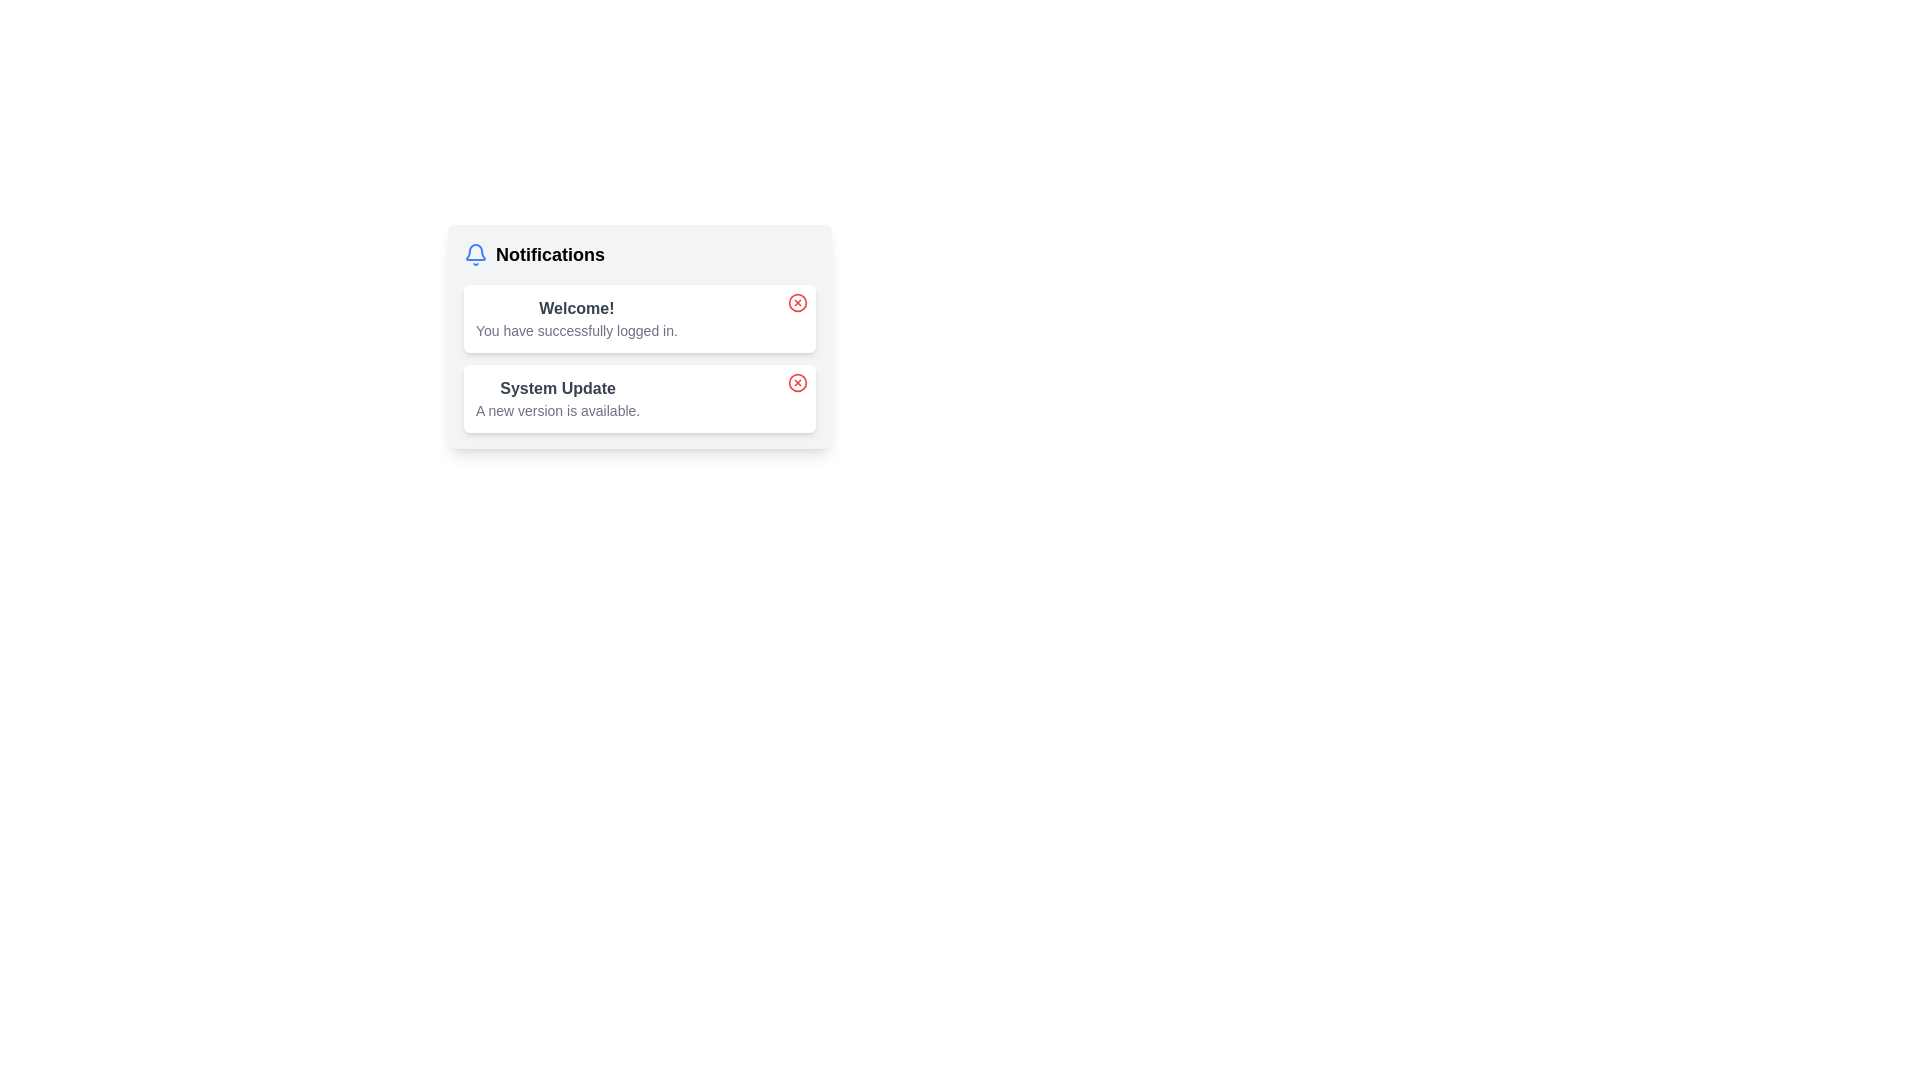  Describe the element at coordinates (796, 382) in the screenshot. I see `the circular 'X' icon located next to the 'System Update' text in the notification list` at that location.